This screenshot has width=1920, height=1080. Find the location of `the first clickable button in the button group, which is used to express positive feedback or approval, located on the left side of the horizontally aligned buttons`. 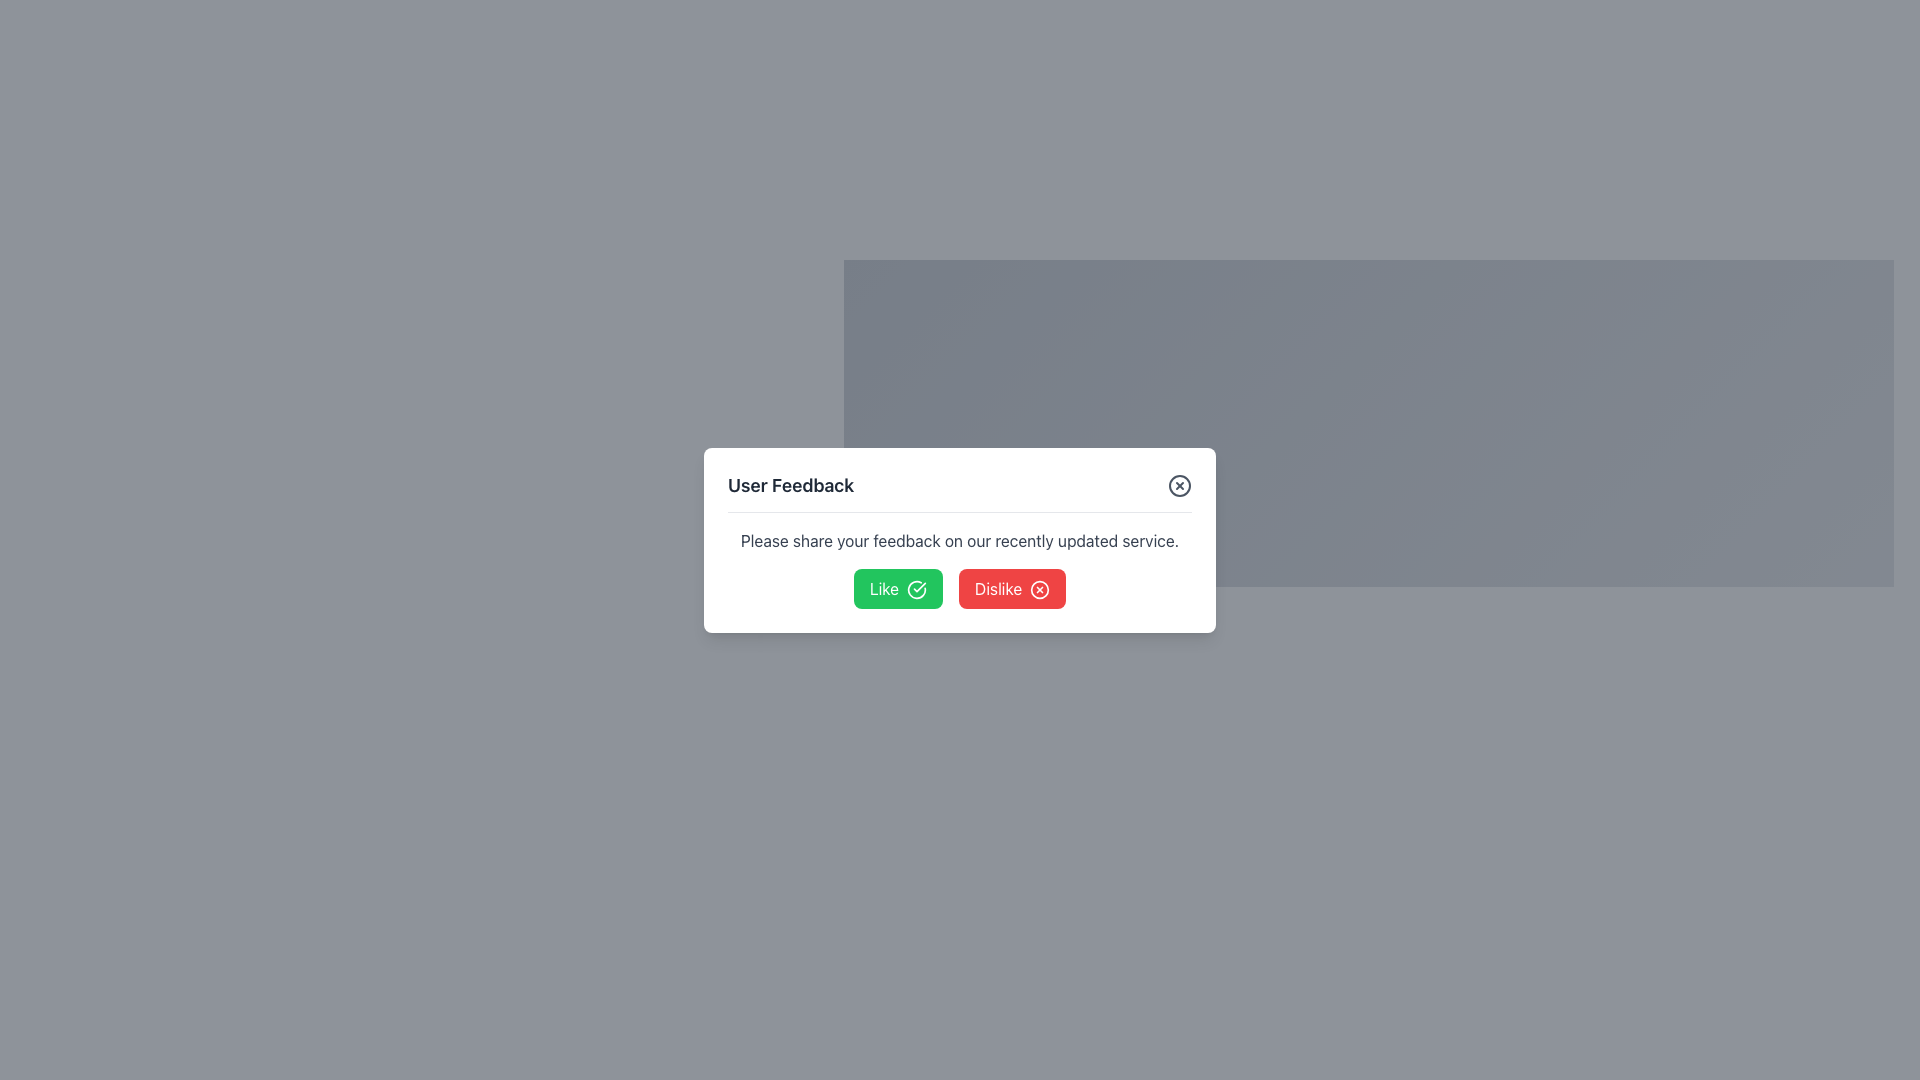

the first clickable button in the button group, which is used to express positive feedback or approval, located on the left side of the horizontally aligned buttons is located at coordinates (897, 587).